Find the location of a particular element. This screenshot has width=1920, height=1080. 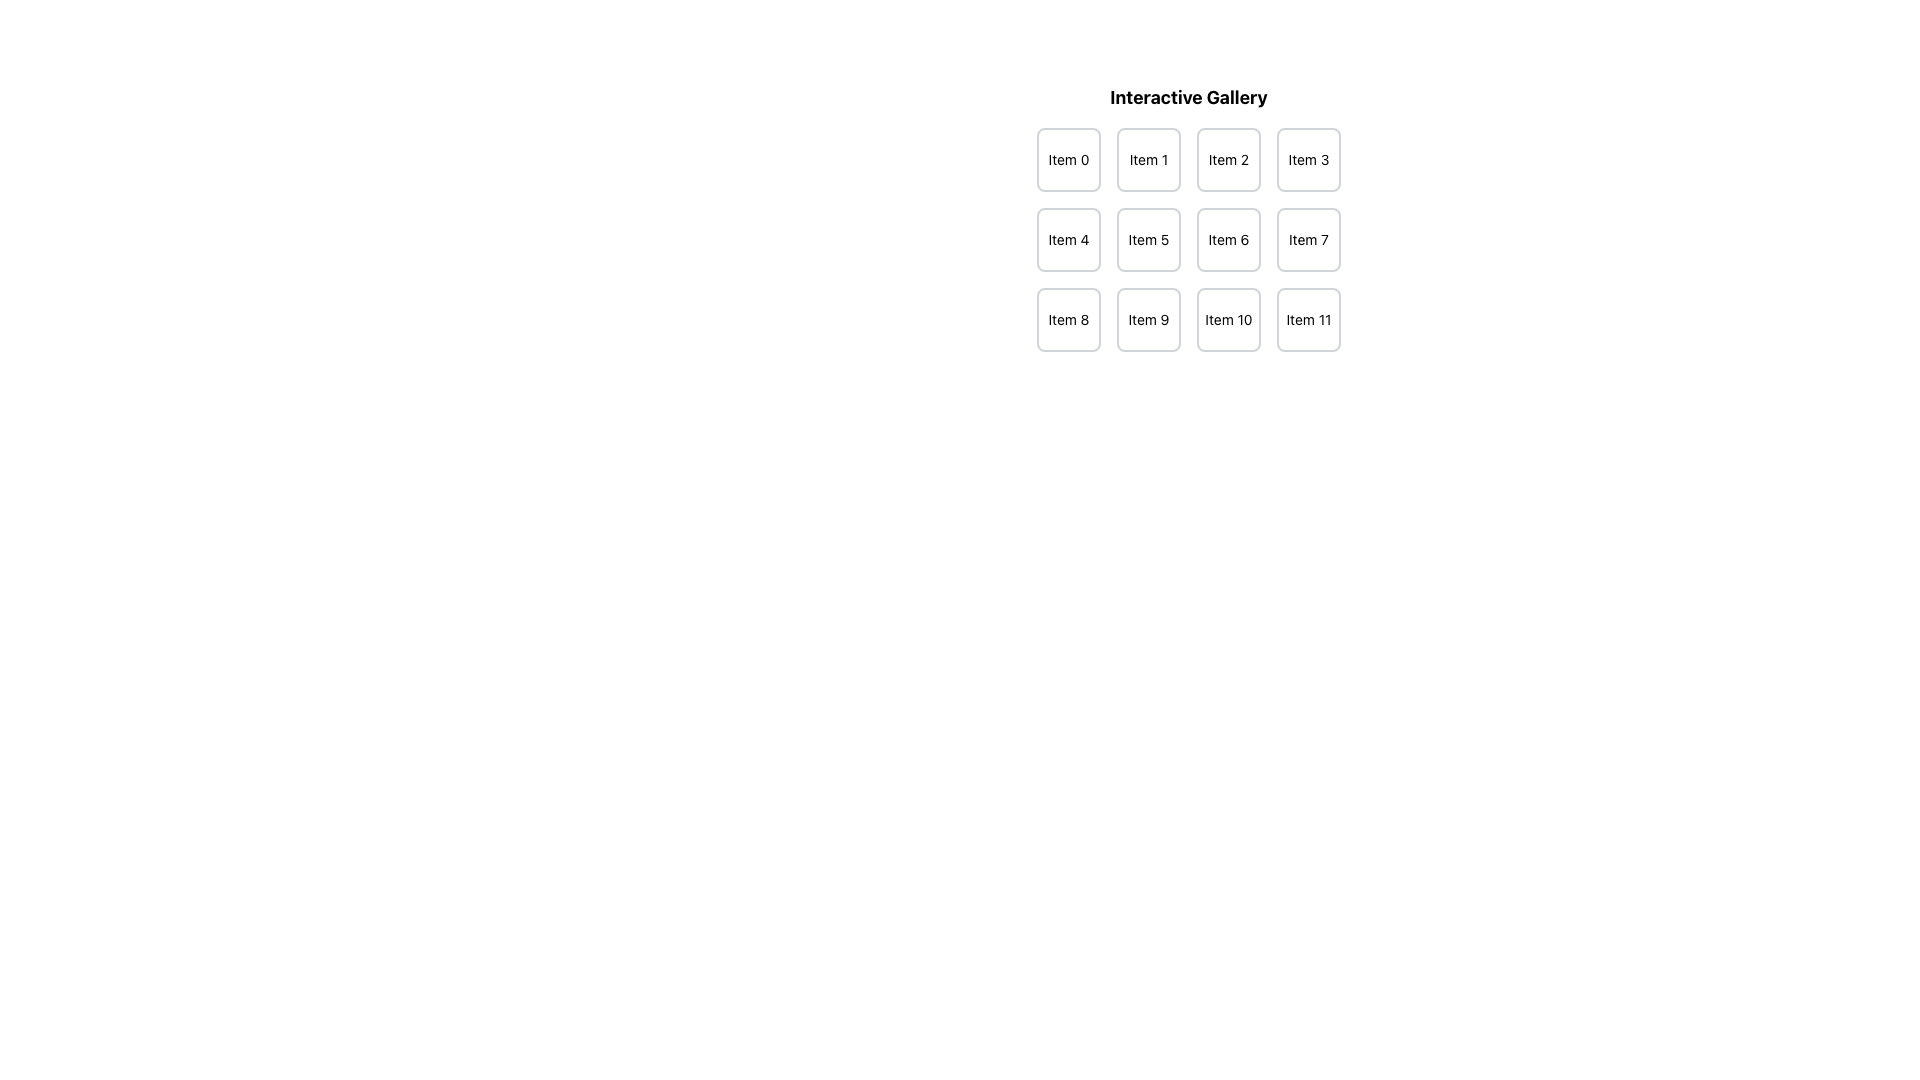

the third button in the fourth row of the grid layout is located at coordinates (1227, 319).